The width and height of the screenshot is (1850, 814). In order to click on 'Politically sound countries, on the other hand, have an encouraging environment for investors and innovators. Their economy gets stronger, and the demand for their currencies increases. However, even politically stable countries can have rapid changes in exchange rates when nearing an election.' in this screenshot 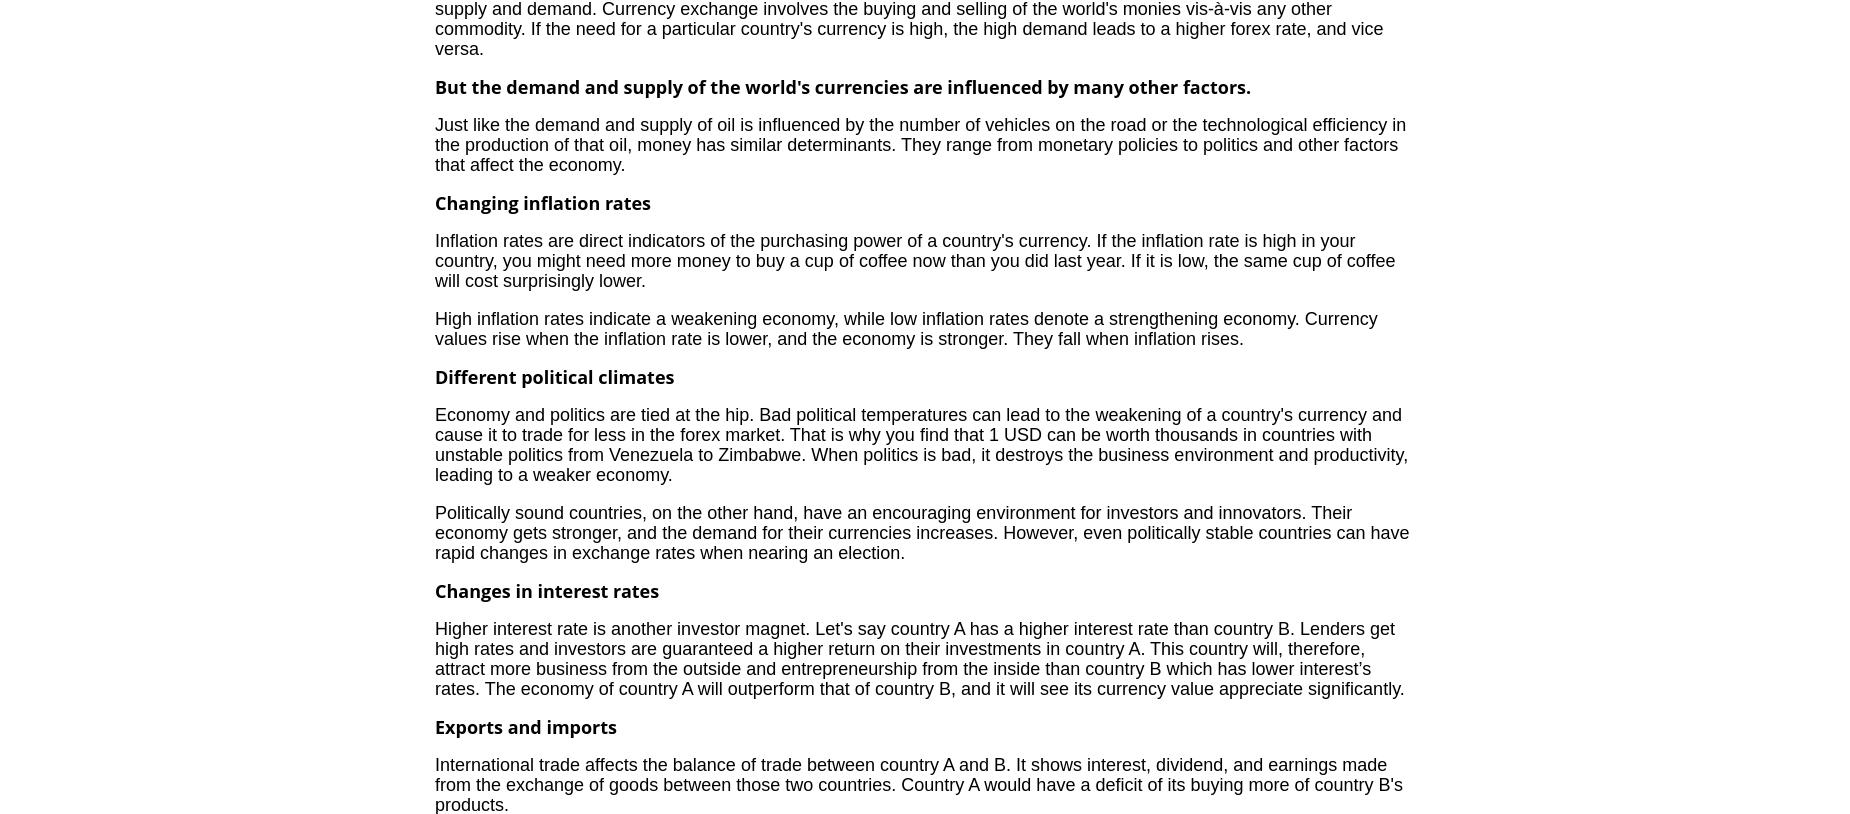, I will do `click(433, 532)`.